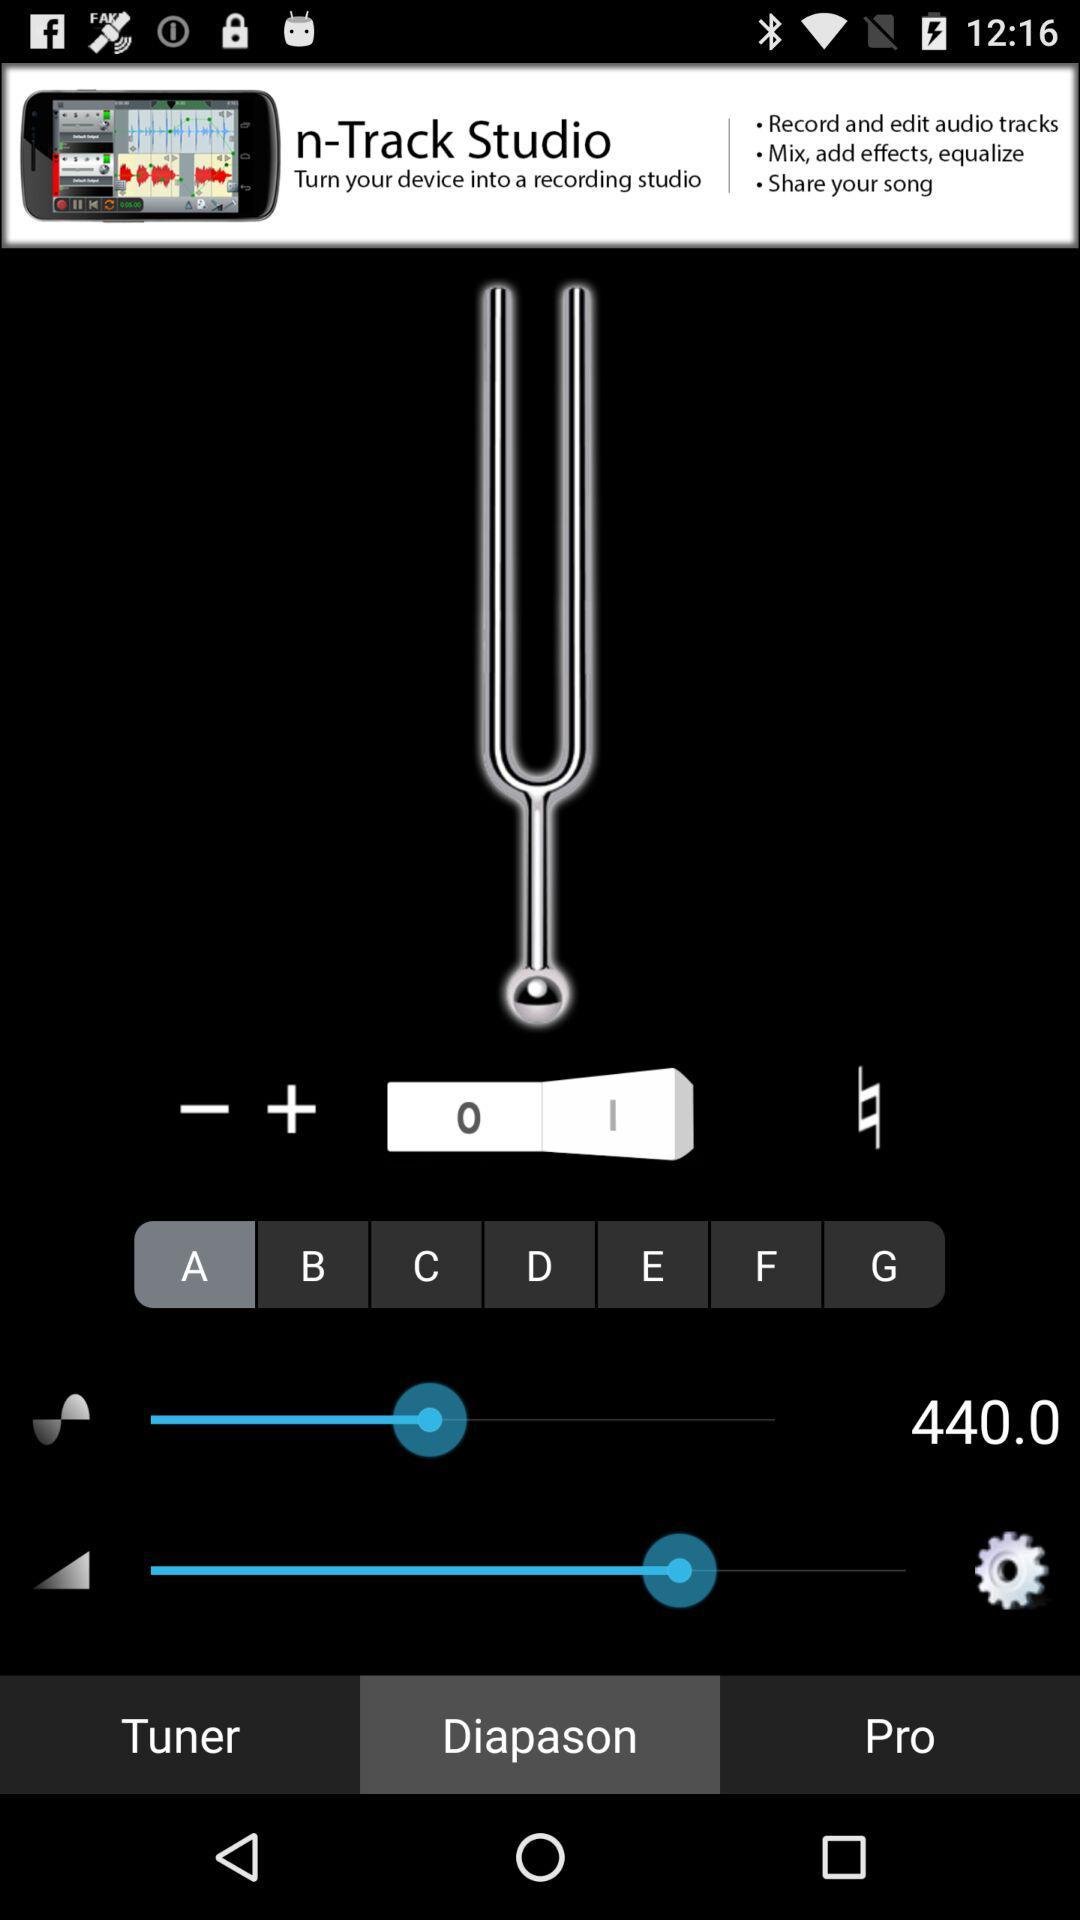 The image size is (1080, 1920). I want to click on the icon next to the c radio button, so click(538, 1263).